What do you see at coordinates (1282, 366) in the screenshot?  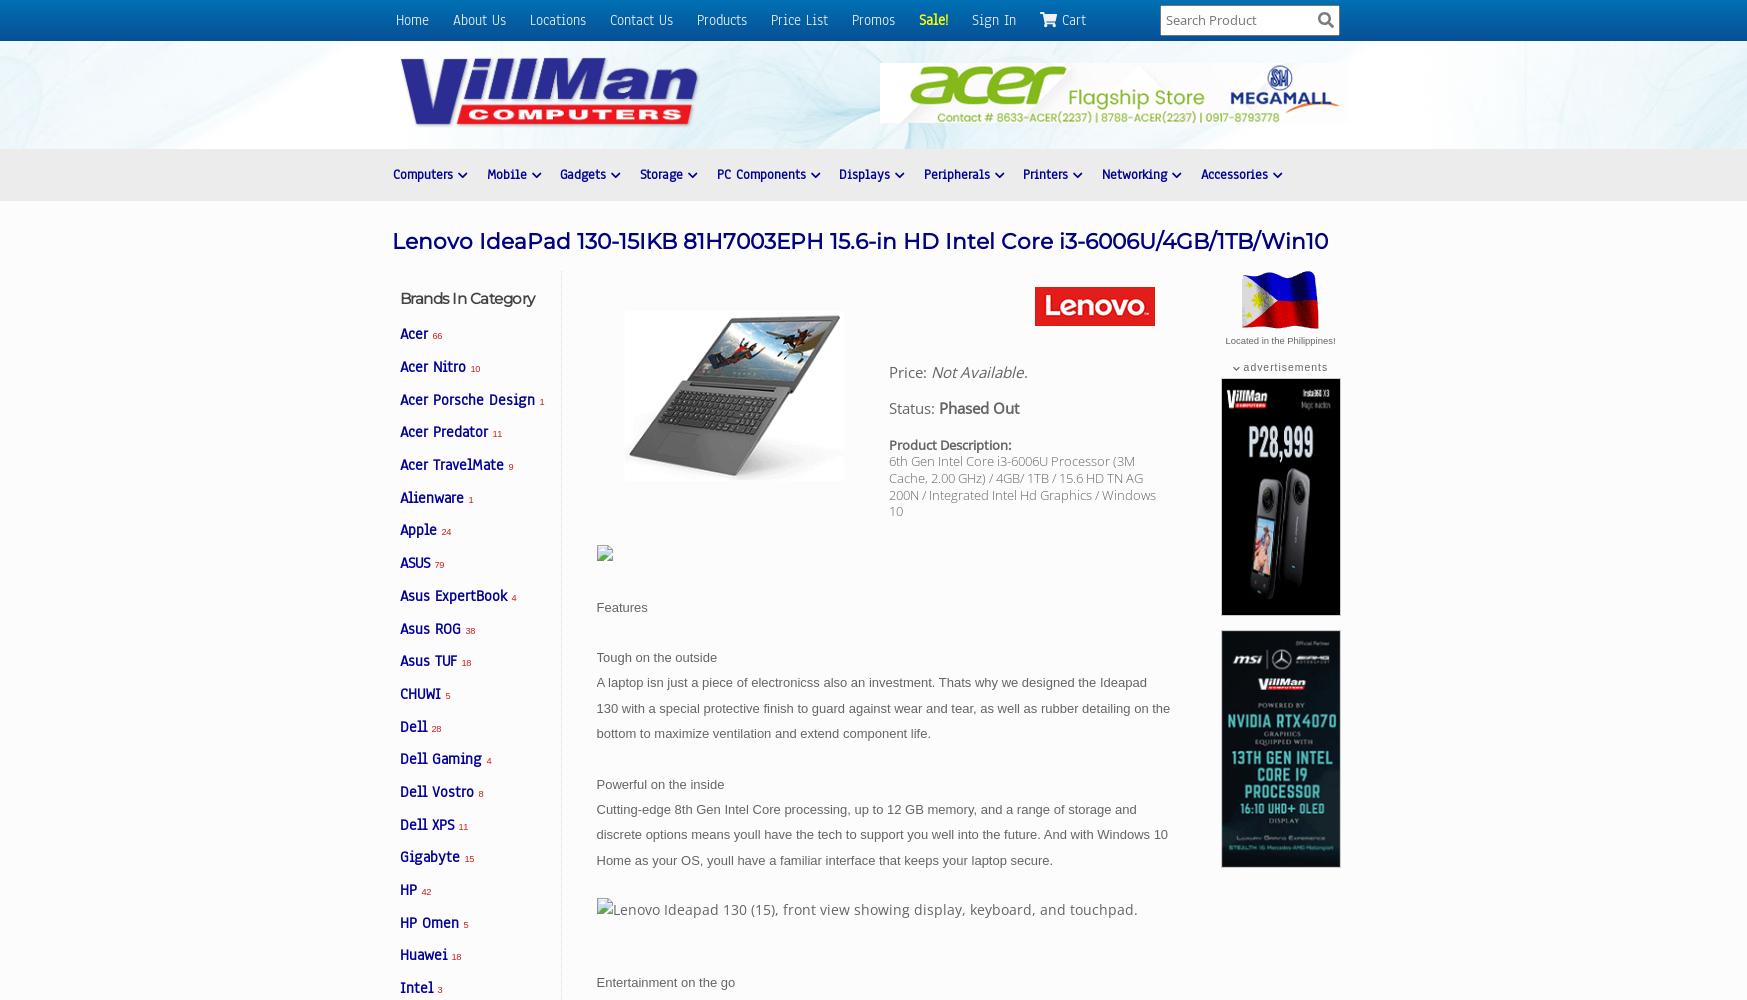 I see `'advertisements'` at bounding box center [1282, 366].